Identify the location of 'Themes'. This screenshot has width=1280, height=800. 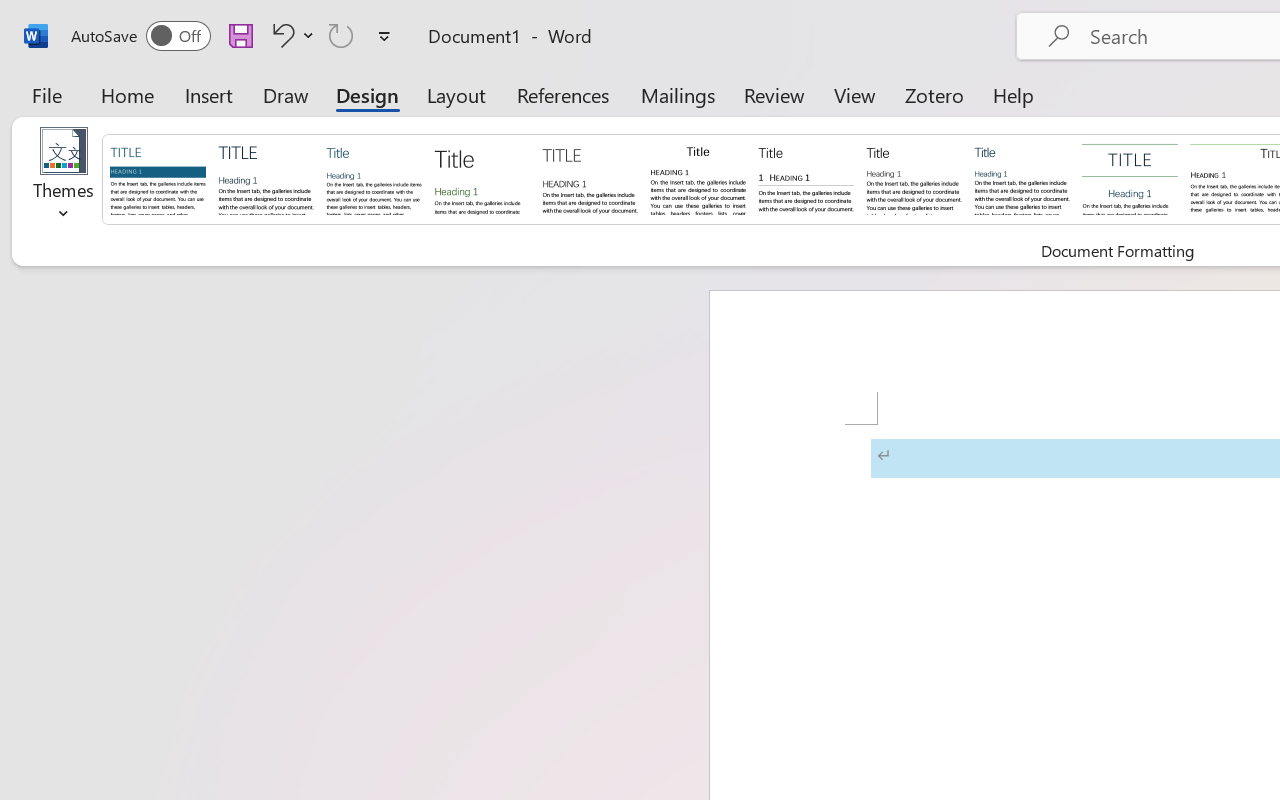
(64, 179).